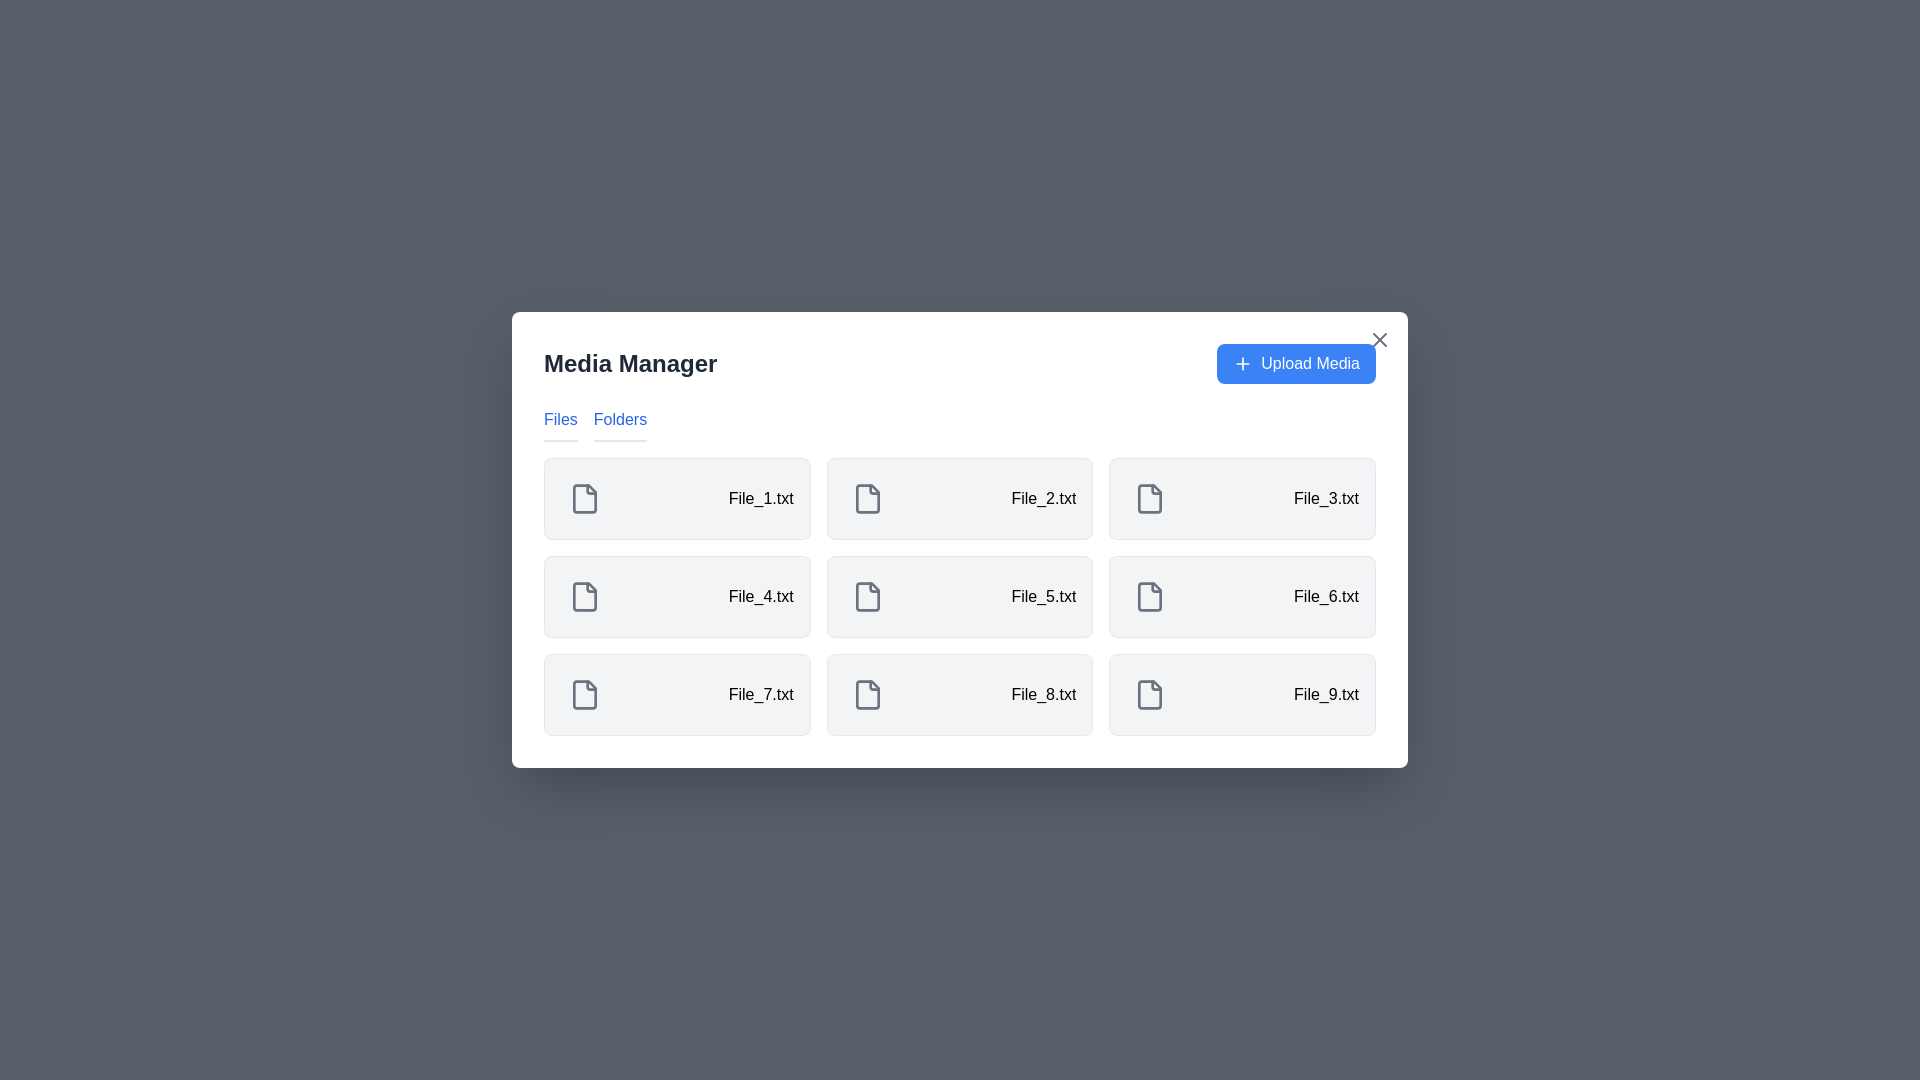  What do you see at coordinates (1326, 693) in the screenshot?
I see `text of the file name displayed in the lower-right corner of the grid within the 'Media Manager' dialog, which is part of the last row in the grid layout` at bounding box center [1326, 693].